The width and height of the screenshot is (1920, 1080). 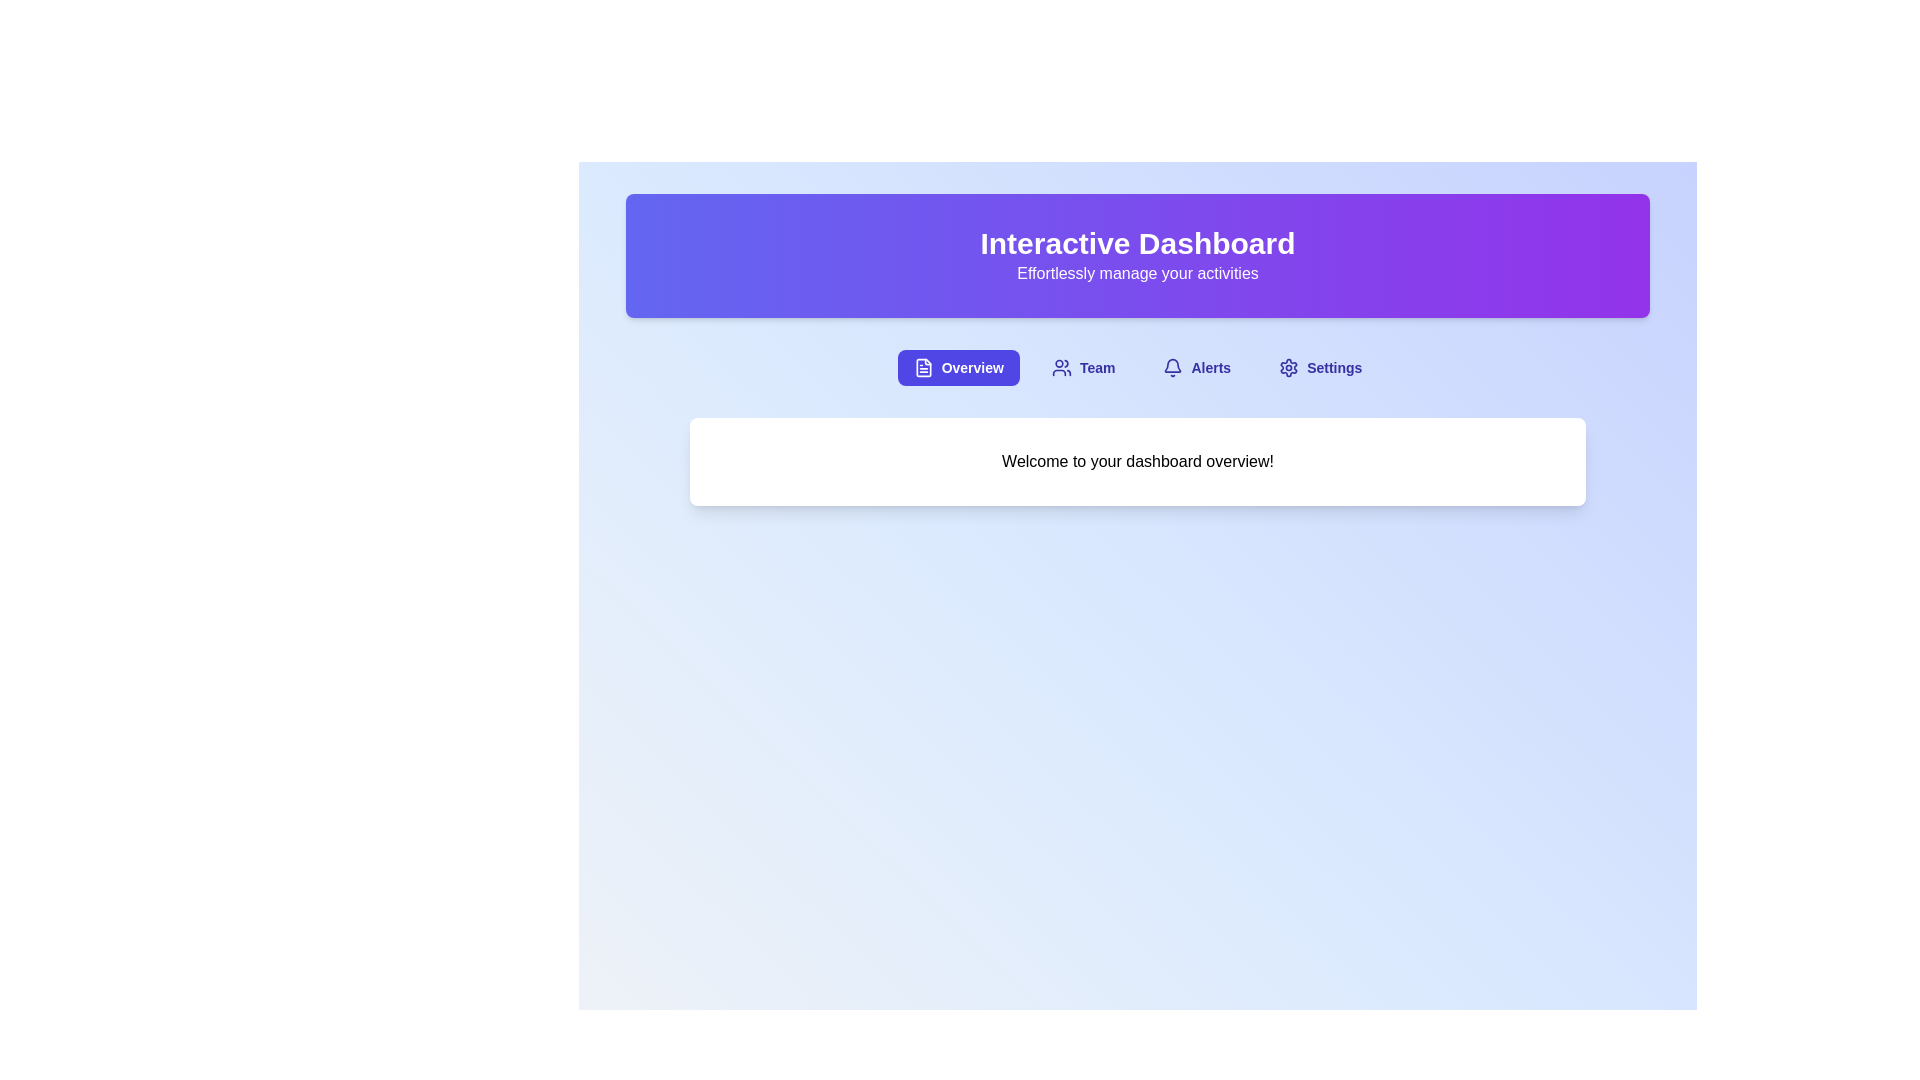 I want to click on the 'Settings' button located on the rightmost side of the navigation bar, so click(x=1320, y=367).